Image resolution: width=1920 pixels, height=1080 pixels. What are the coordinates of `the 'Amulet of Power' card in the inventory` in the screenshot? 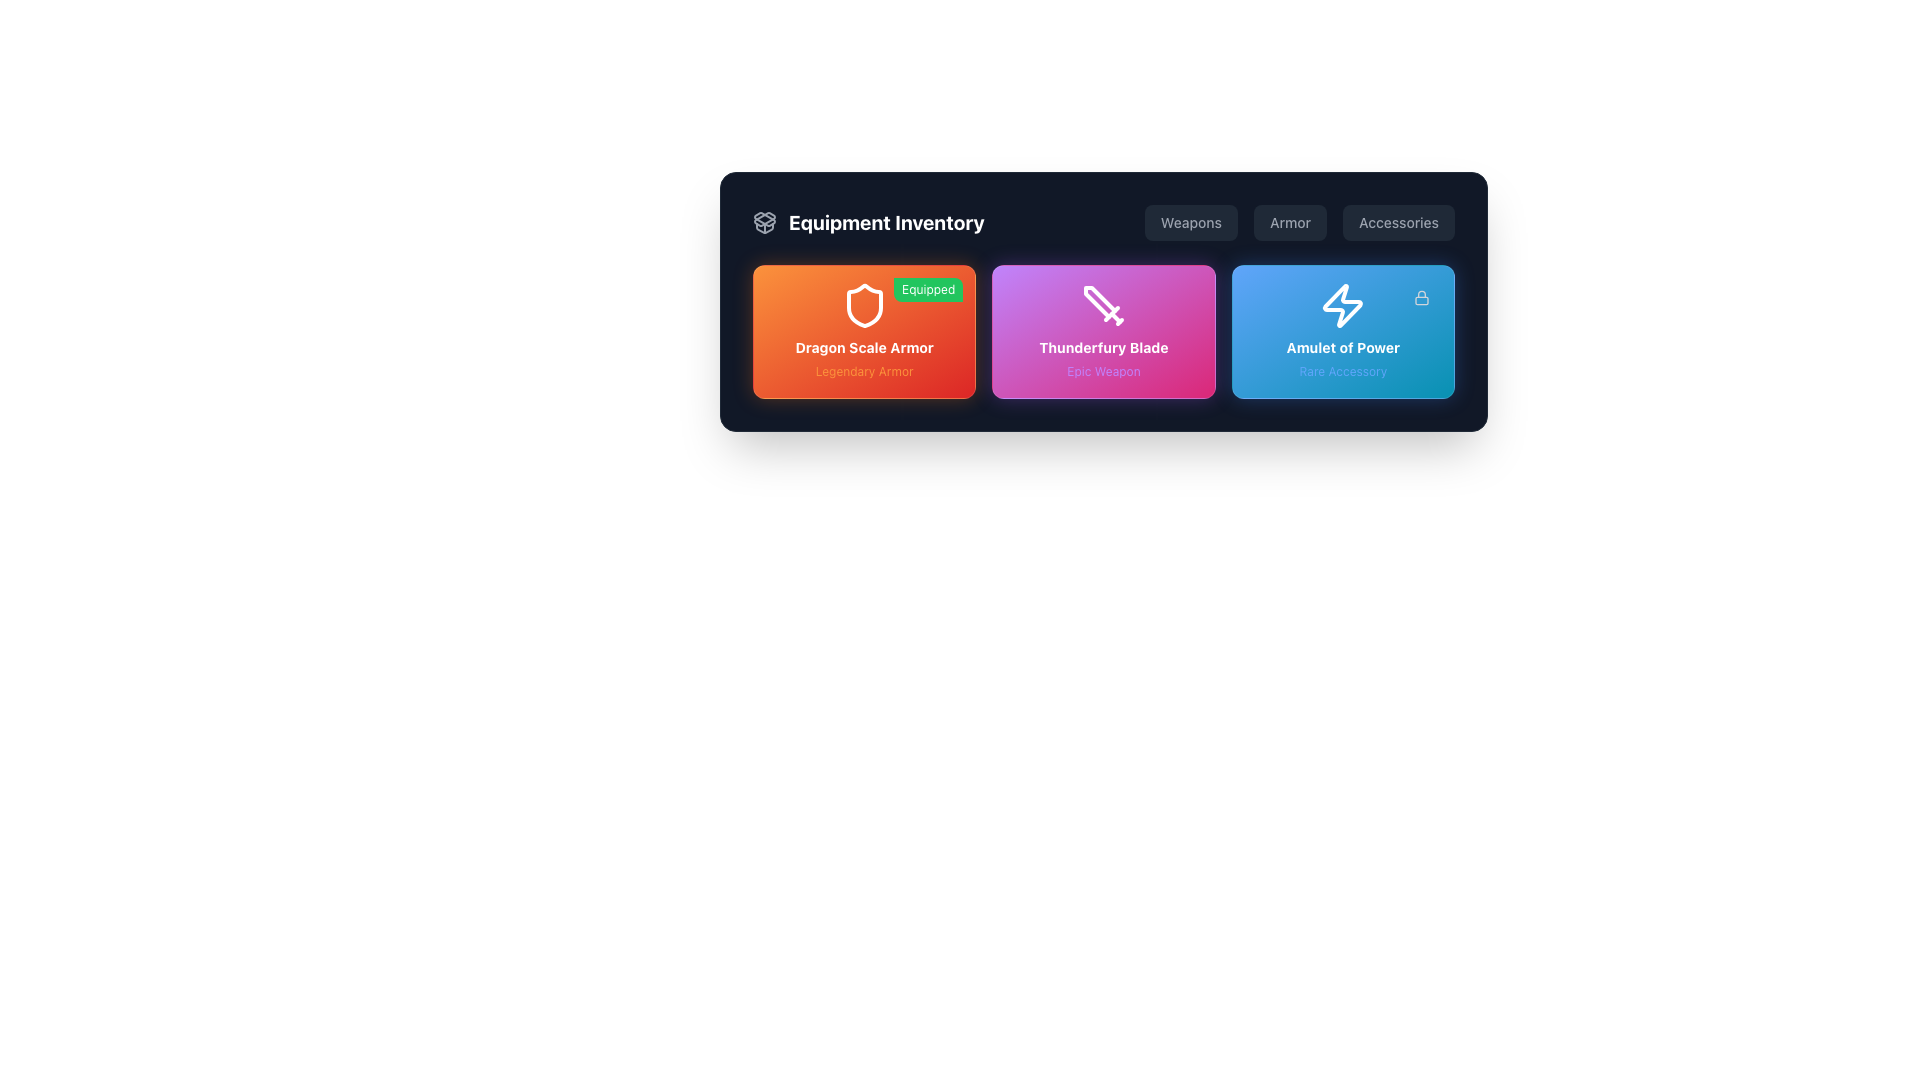 It's located at (1343, 330).